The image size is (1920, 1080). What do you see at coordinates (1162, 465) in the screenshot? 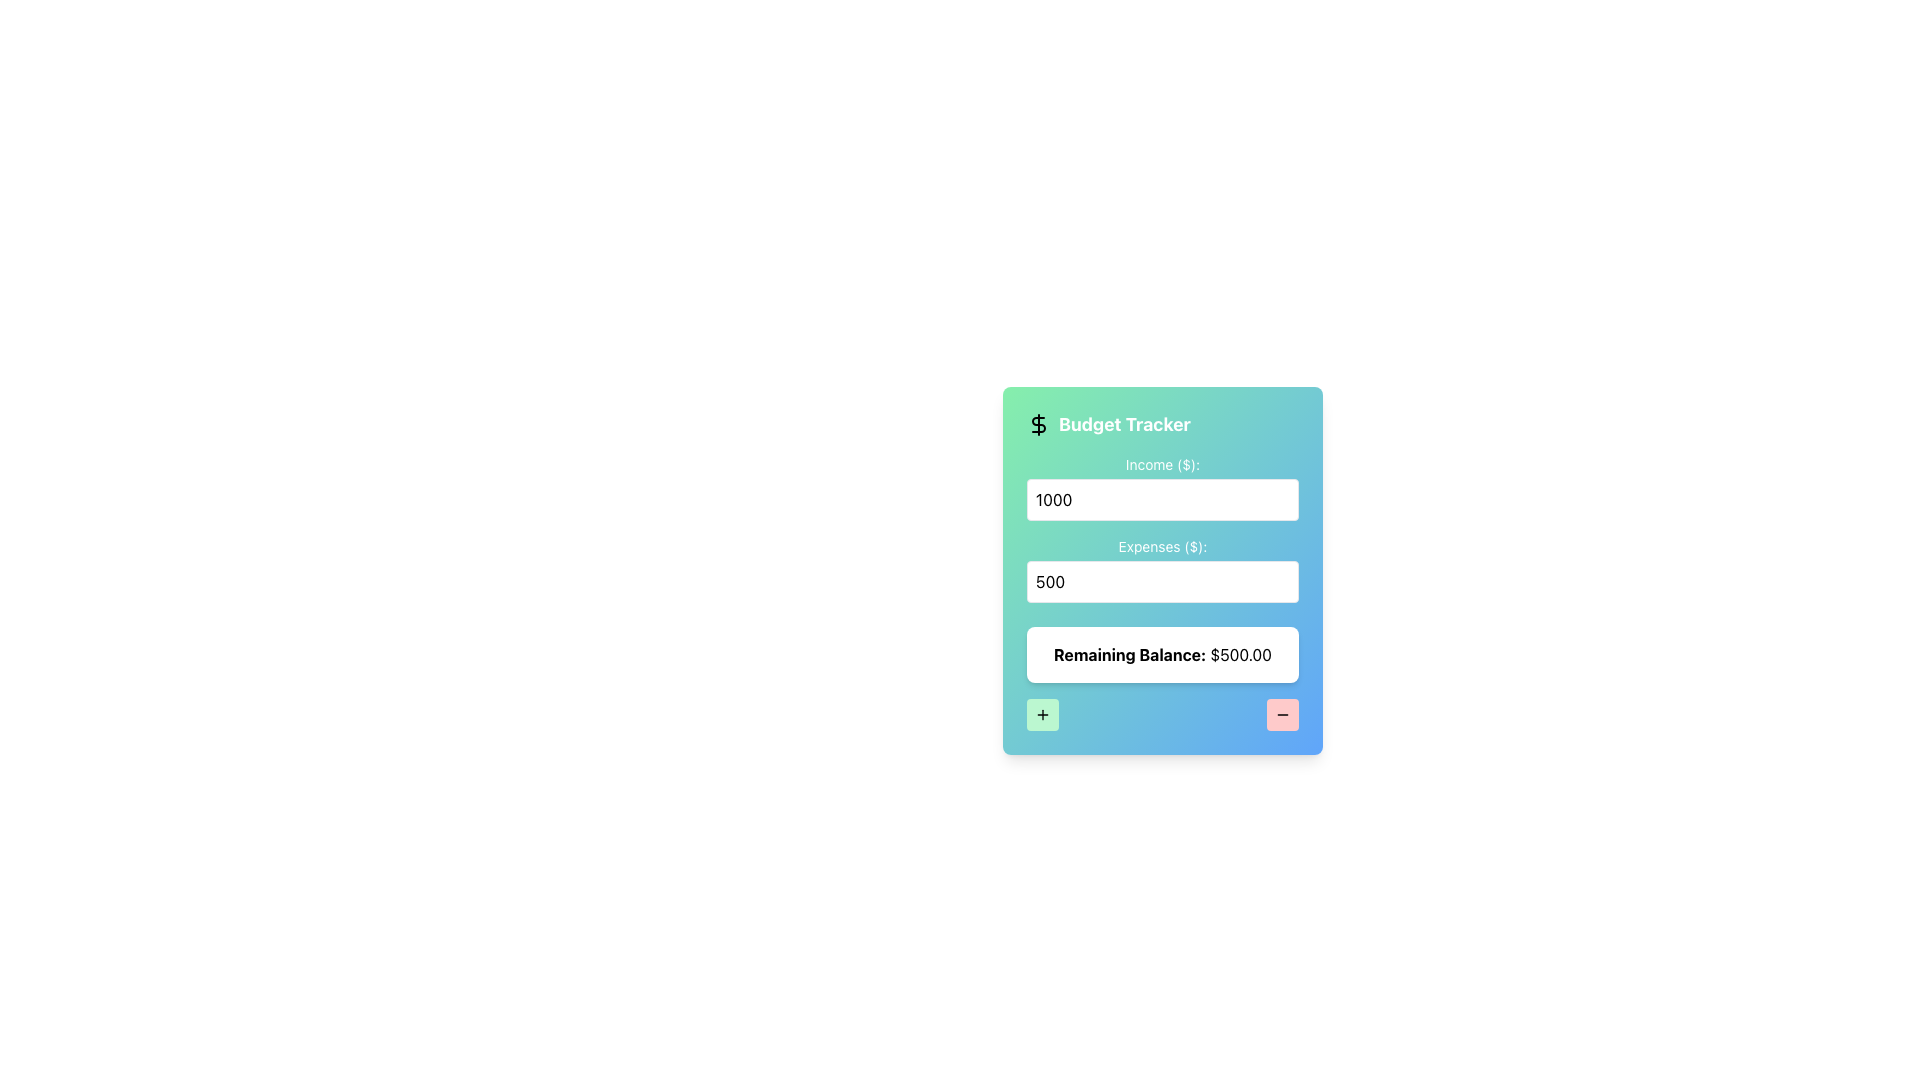
I see `the label displaying 'Income ($):' which is styled with white text on a gradient background, located at the top-left corner of the form above the income input box` at bounding box center [1162, 465].